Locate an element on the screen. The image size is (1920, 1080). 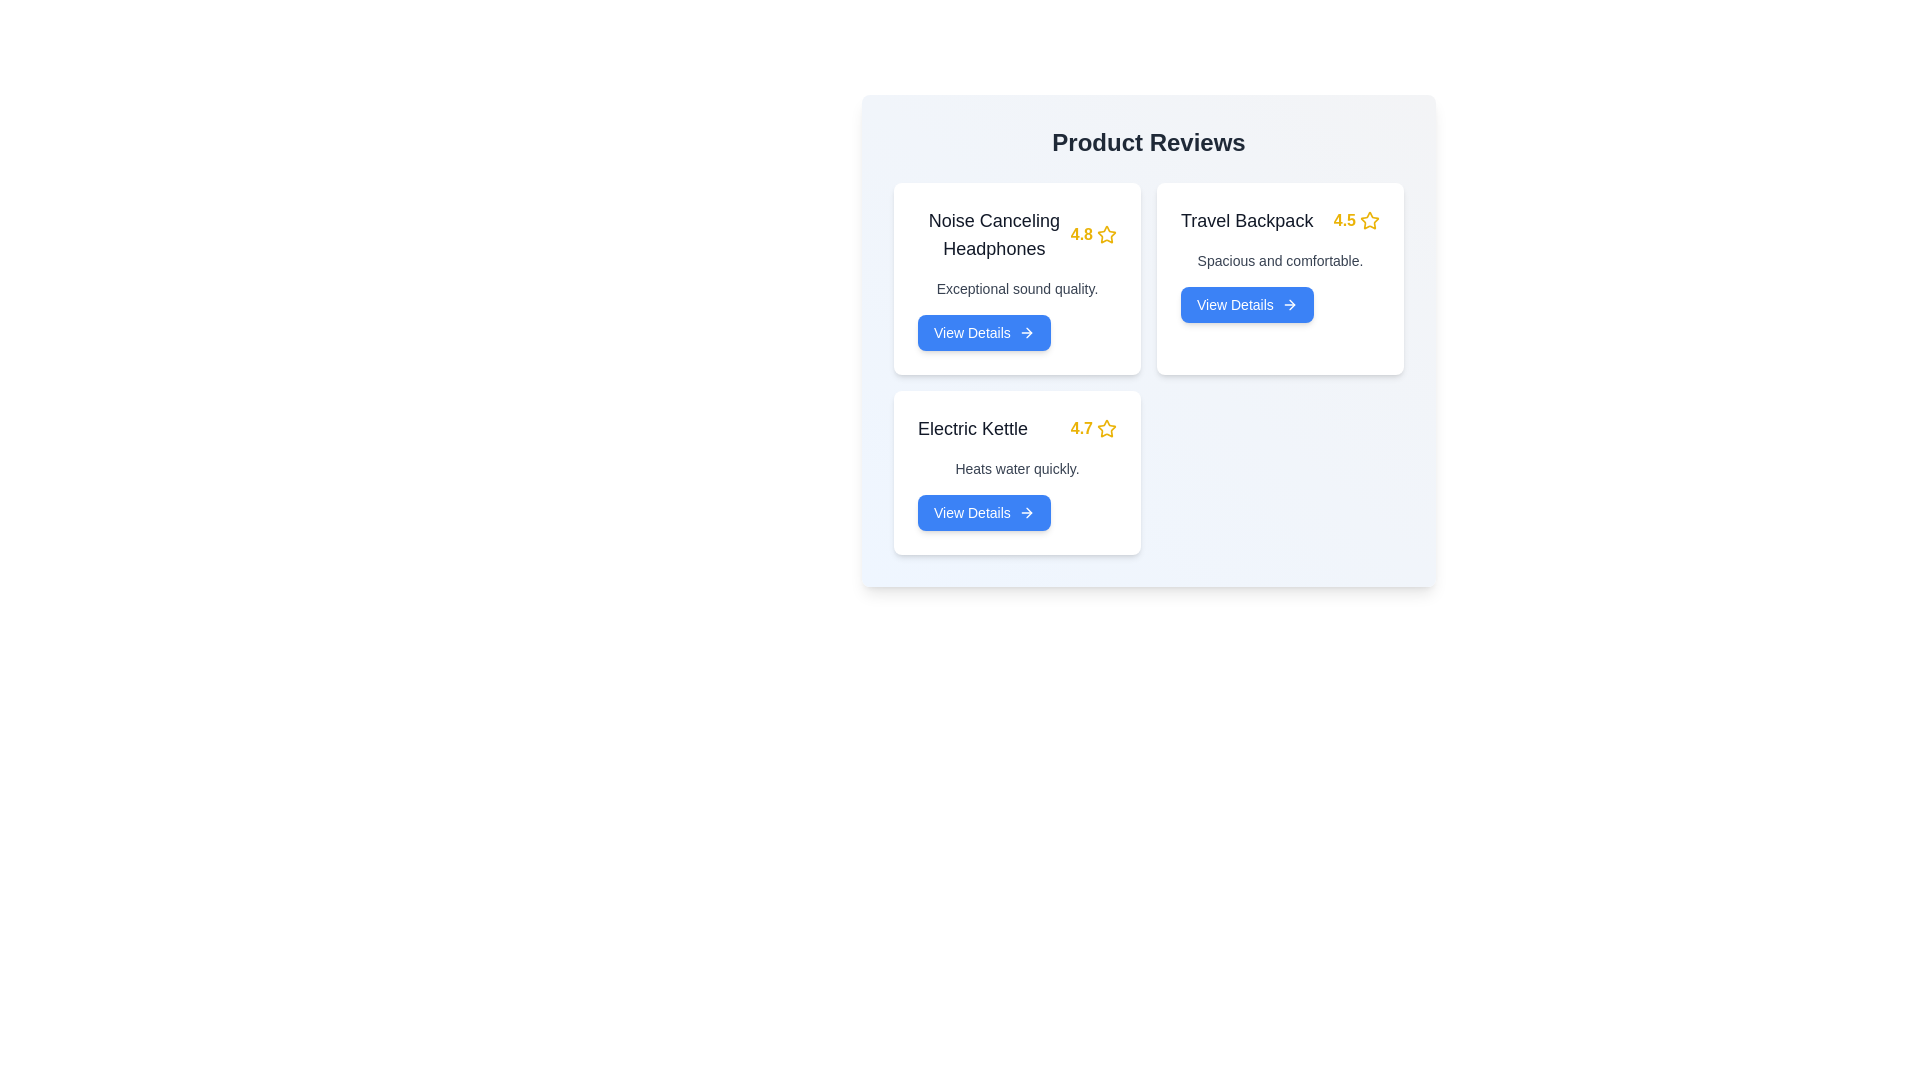
the product card for Travel Backpack is located at coordinates (1280, 278).